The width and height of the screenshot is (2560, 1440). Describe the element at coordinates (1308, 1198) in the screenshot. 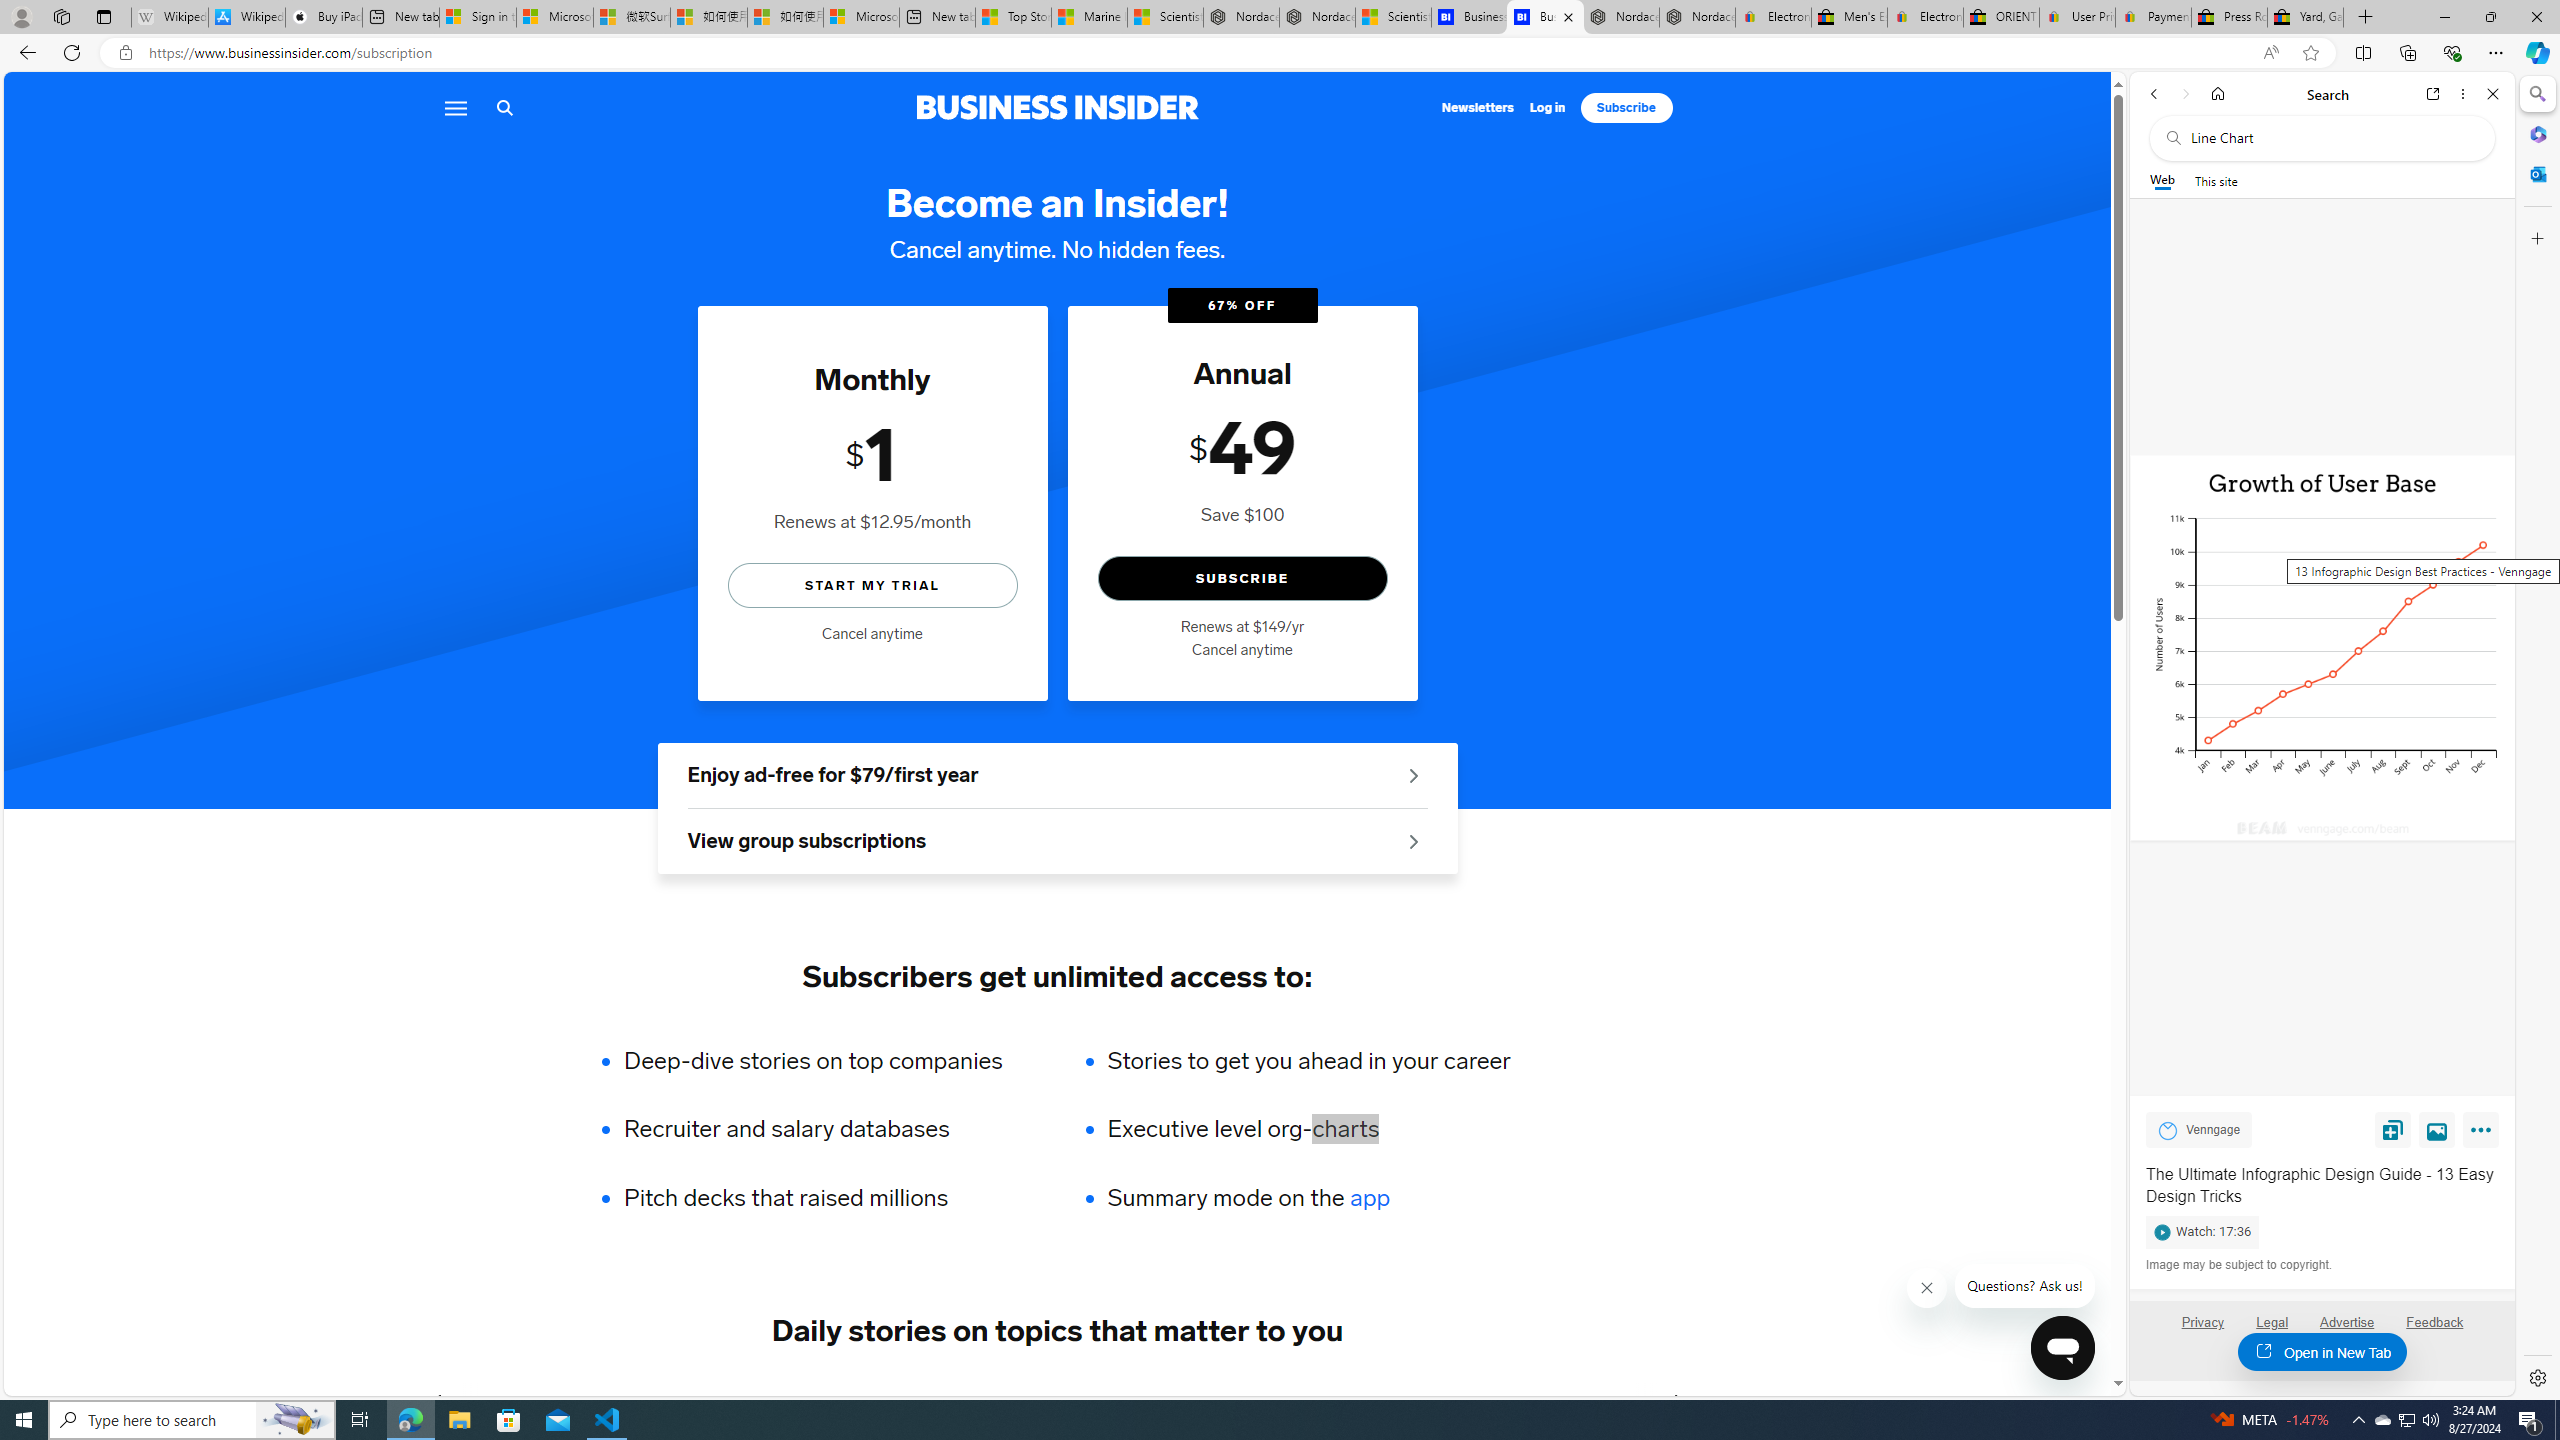

I see `'Summary mode on the app'` at that location.